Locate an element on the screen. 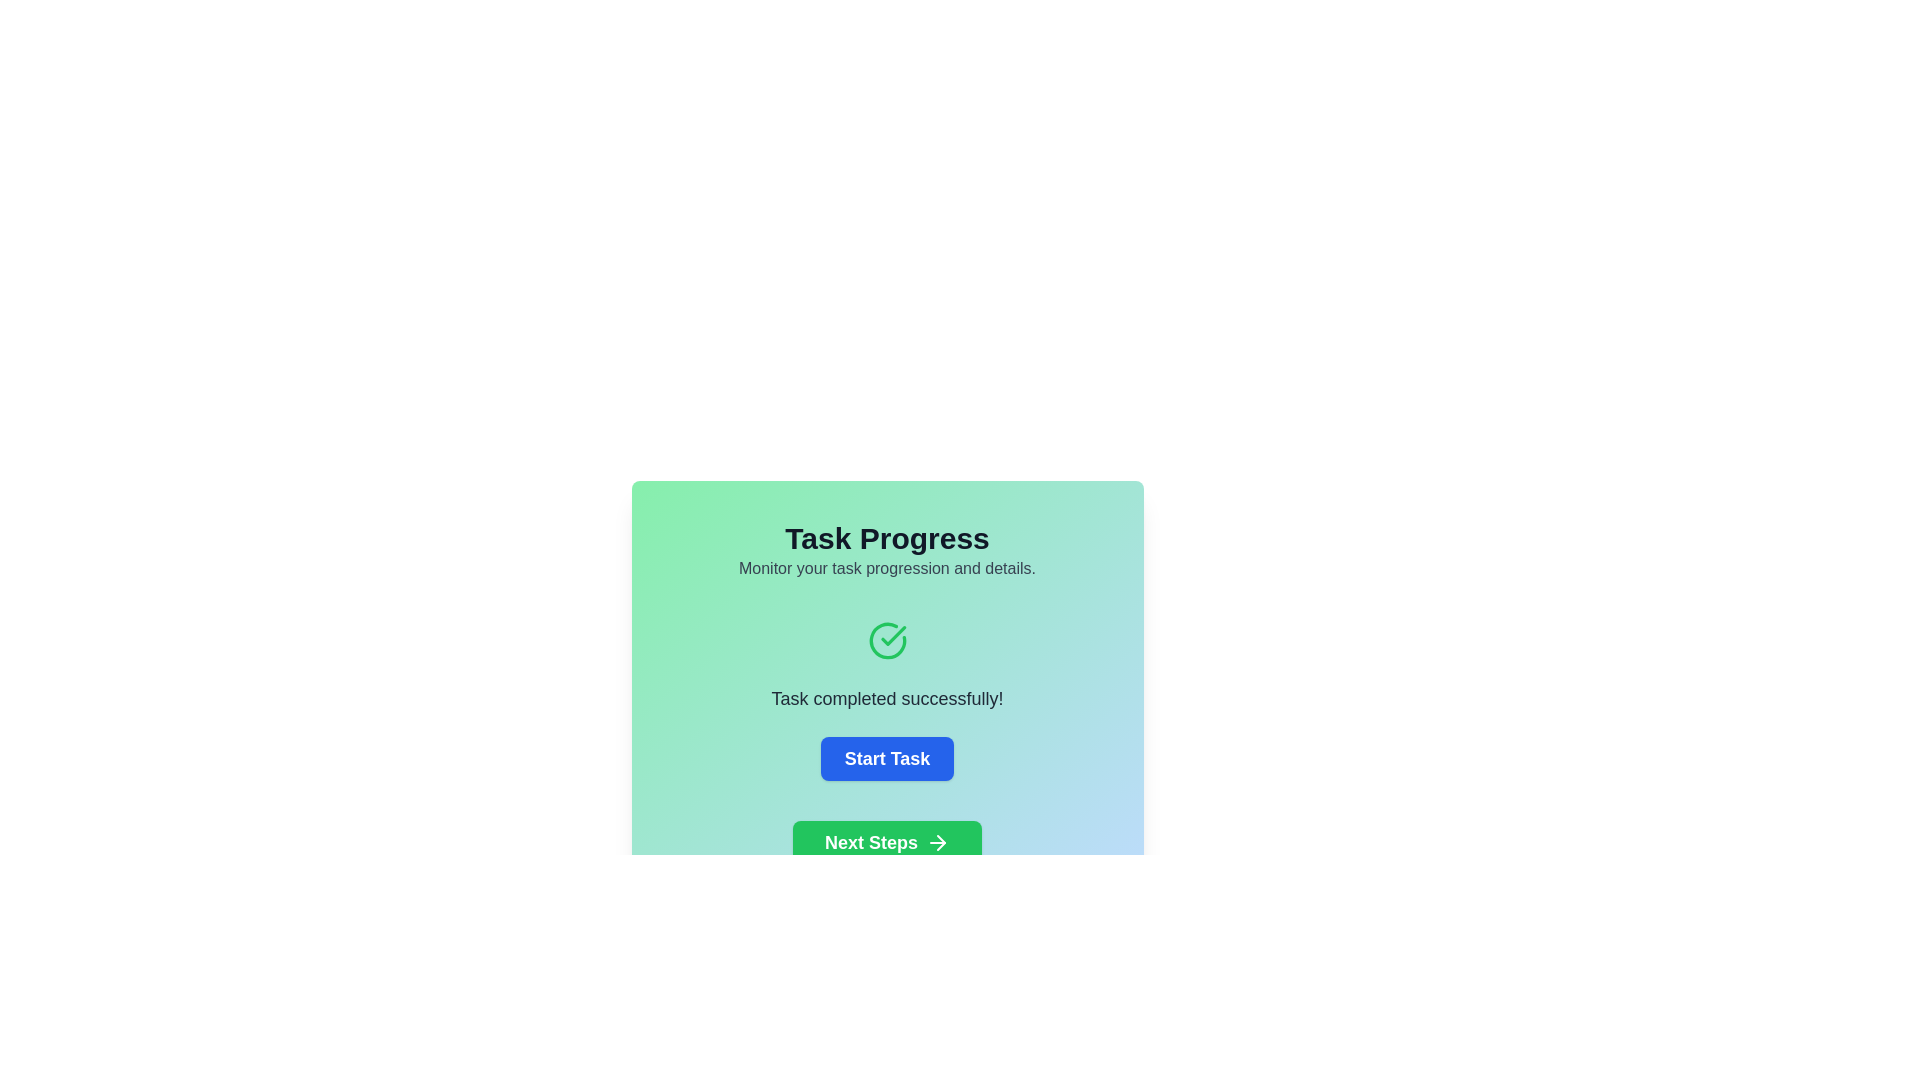 The image size is (1920, 1080). the 'Next Steps' button is located at coordinates (886, 843).